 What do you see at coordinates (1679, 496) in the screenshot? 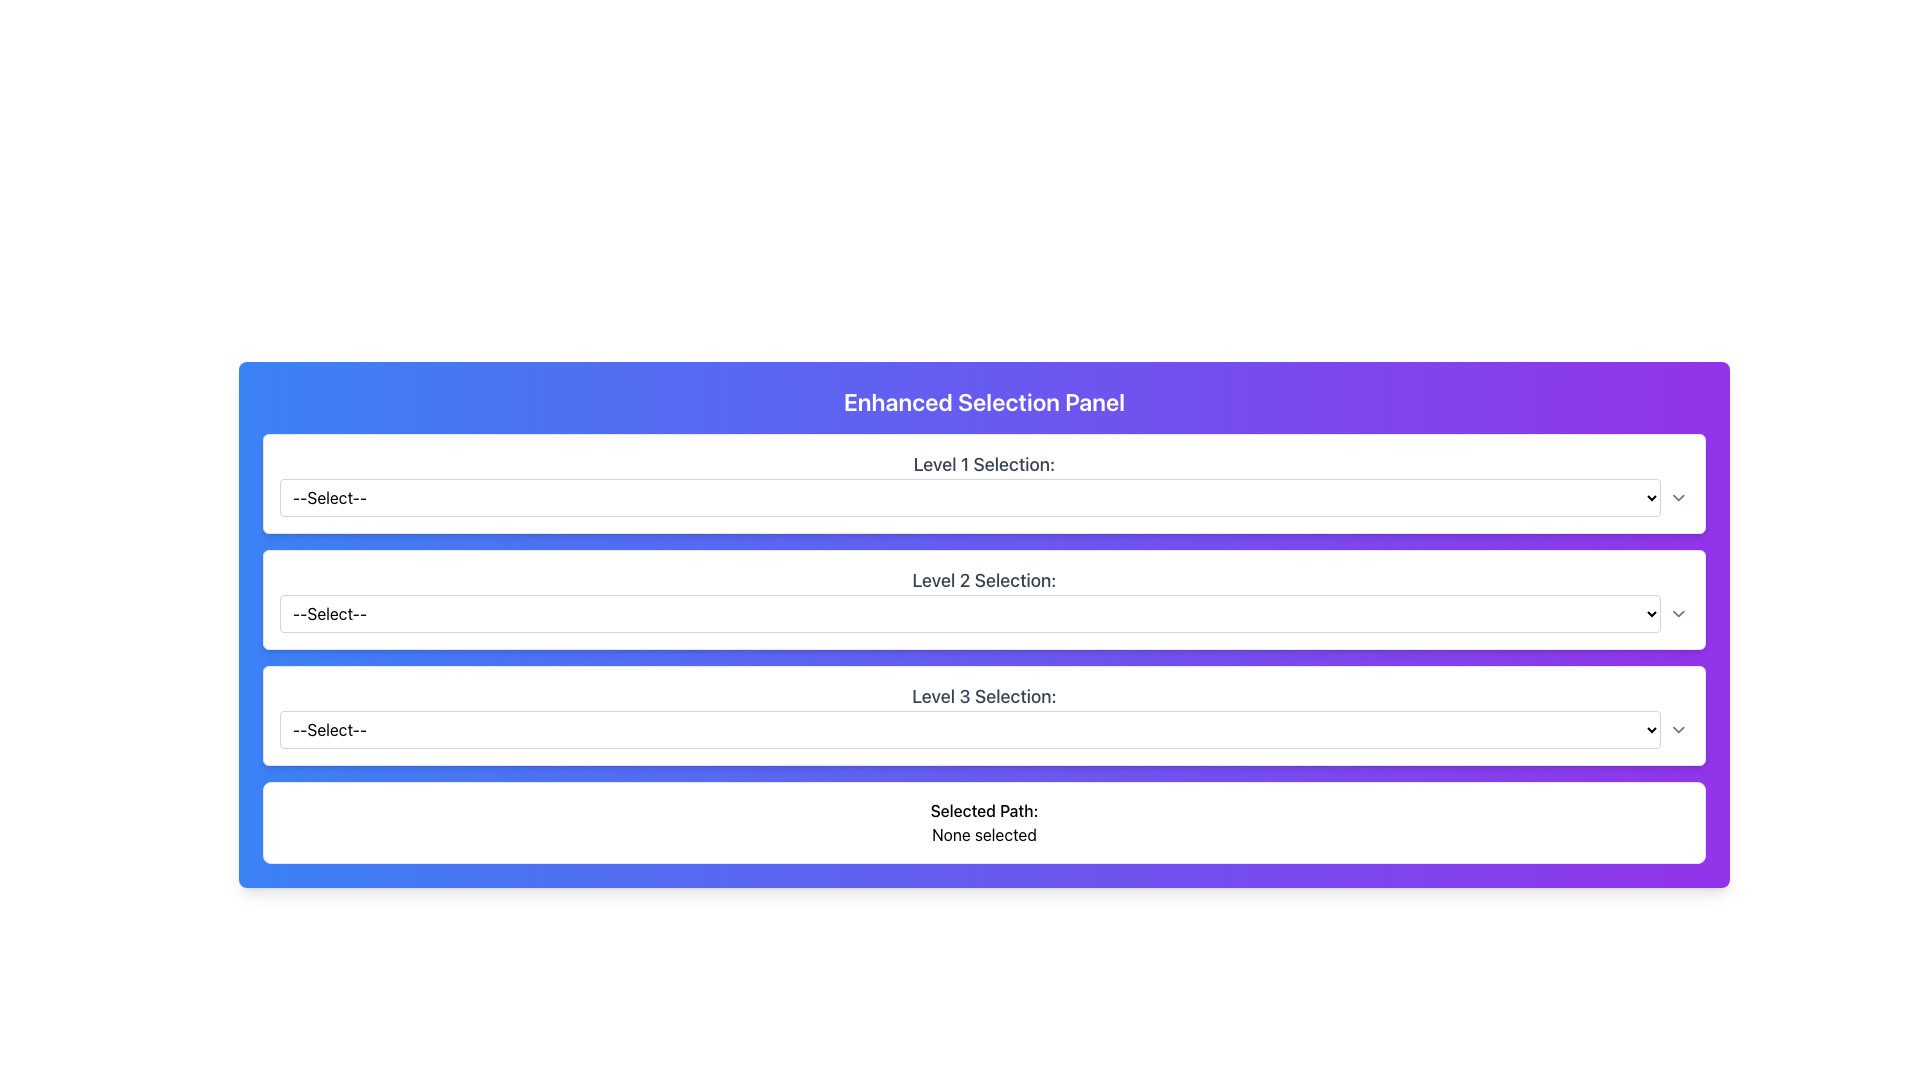
I see `the icon button located on the right side of the first selection dropdown within the 'Level 1 Selection:' panel` at bounding box center [1679, 496].